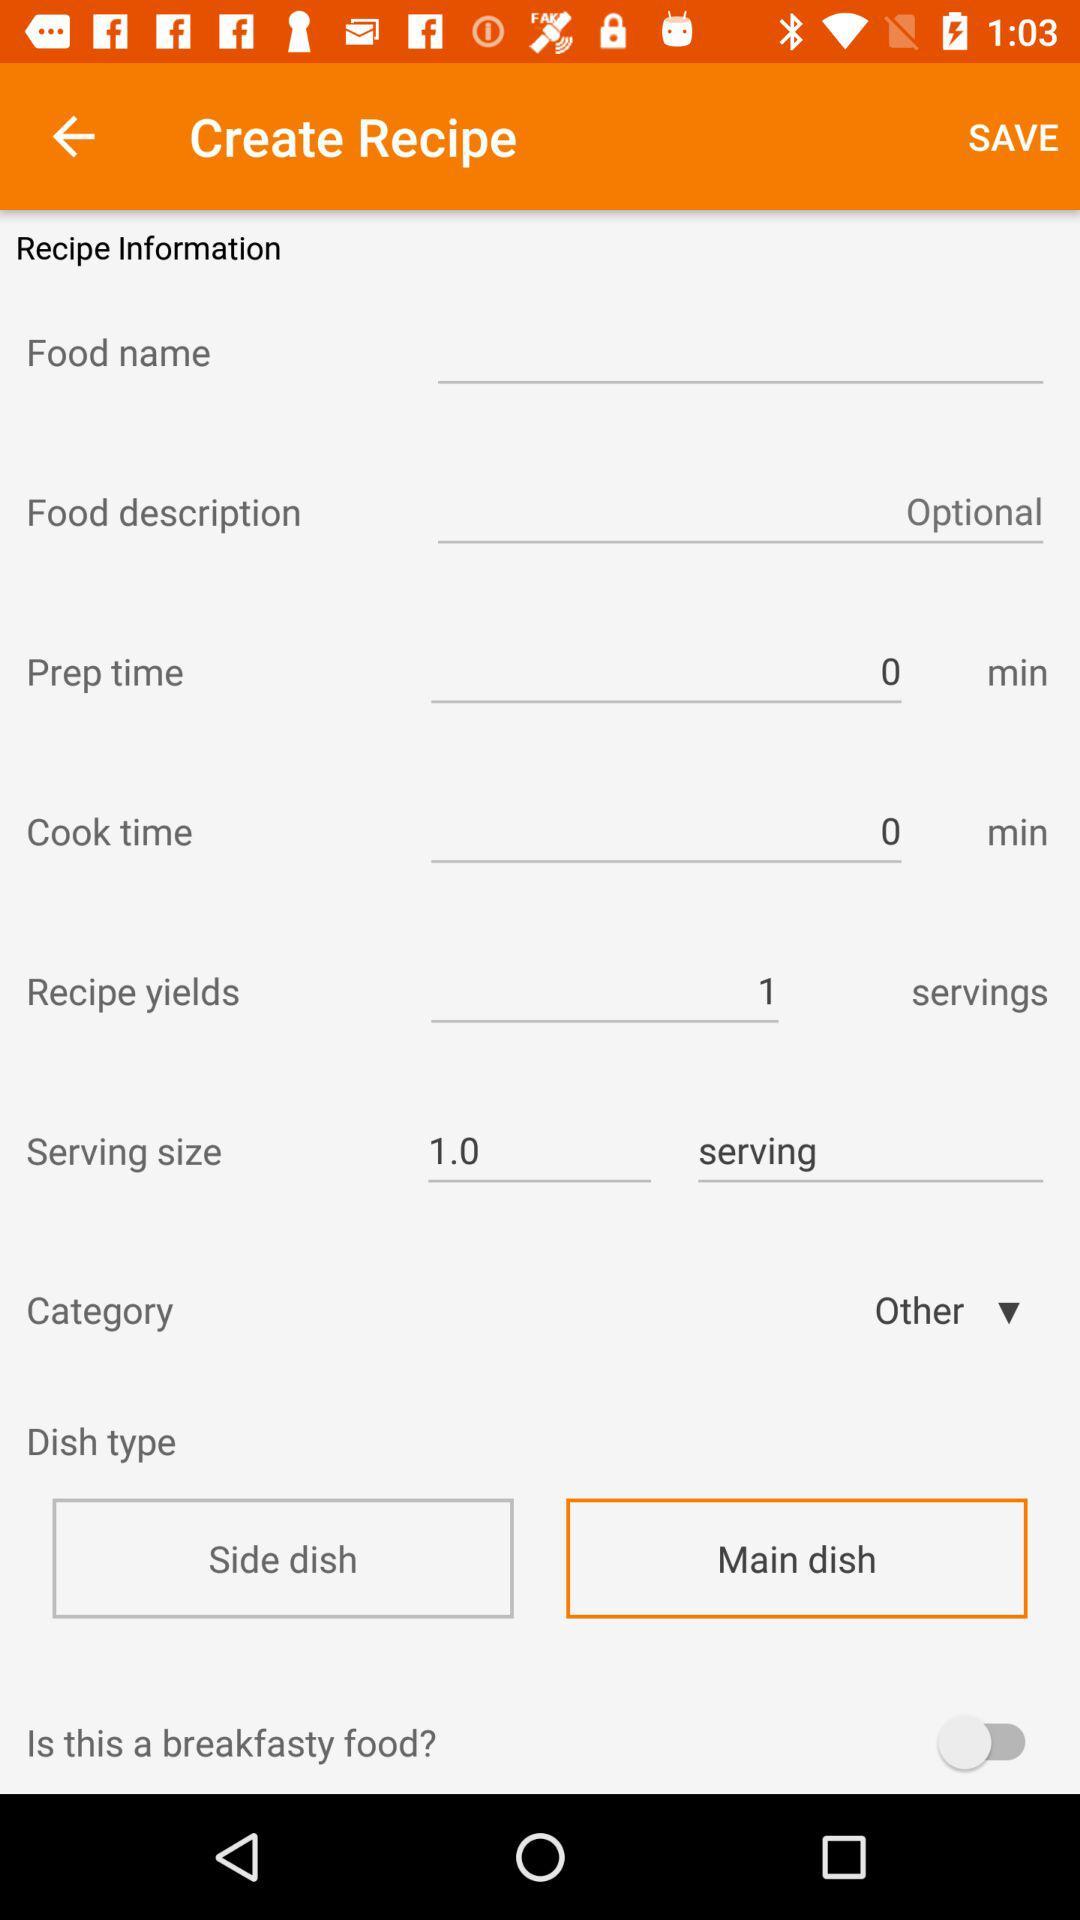 The width and height of the screenshot is (1080, 1920). I want to click on the icon next to the main dish app, so click(101, 1453).